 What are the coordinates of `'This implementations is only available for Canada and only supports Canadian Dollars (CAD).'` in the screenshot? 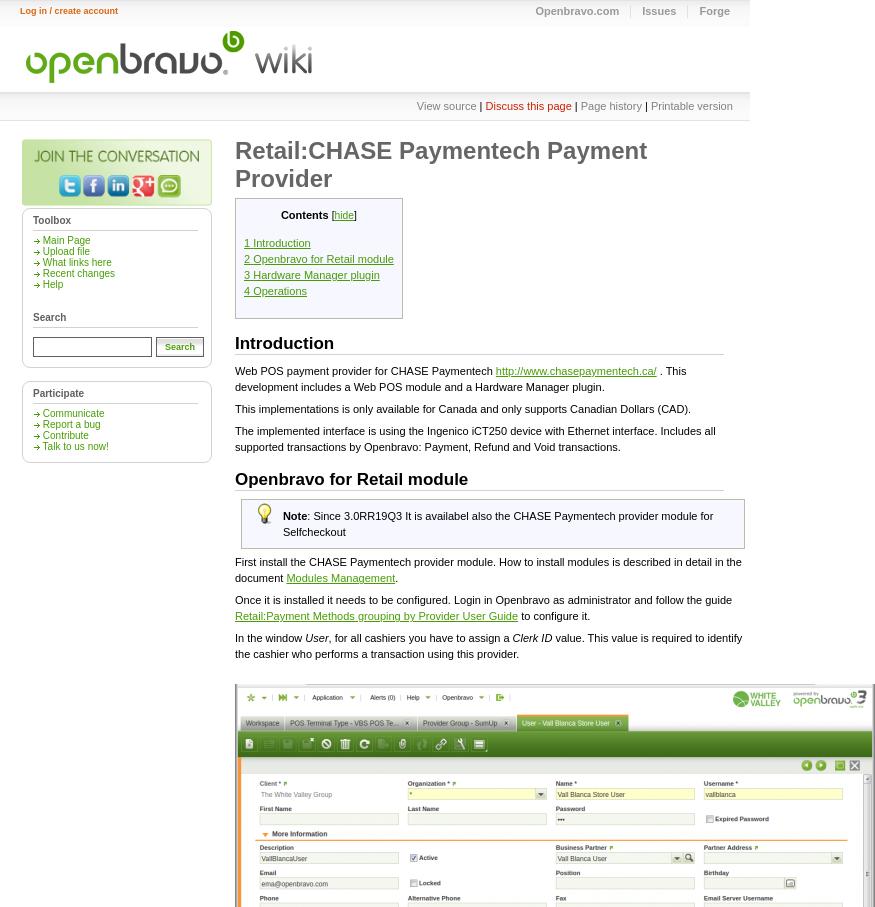 It's located at (462, 407).